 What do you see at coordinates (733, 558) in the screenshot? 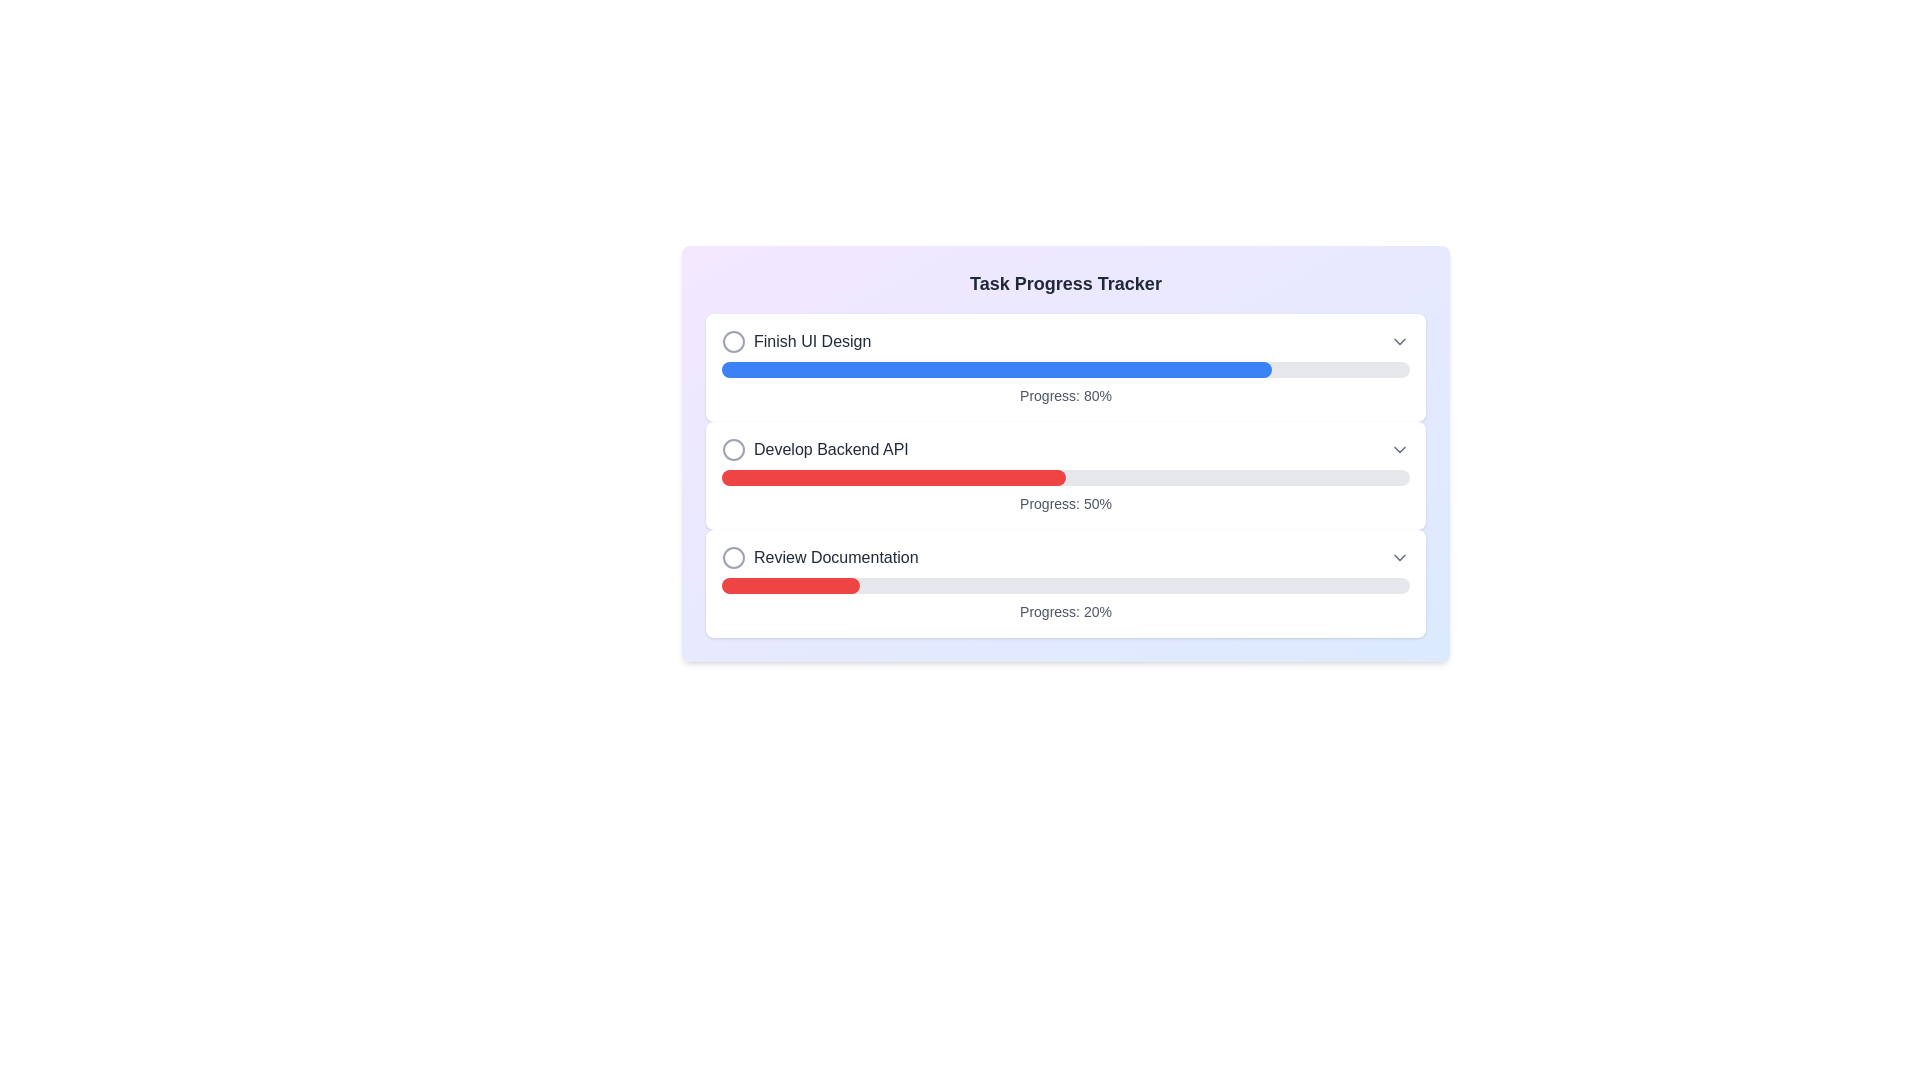
I see `the SVG Circle icon located to the left of the text 'Review Documentation' to indicate status or category` at bounding box center [733, 558].